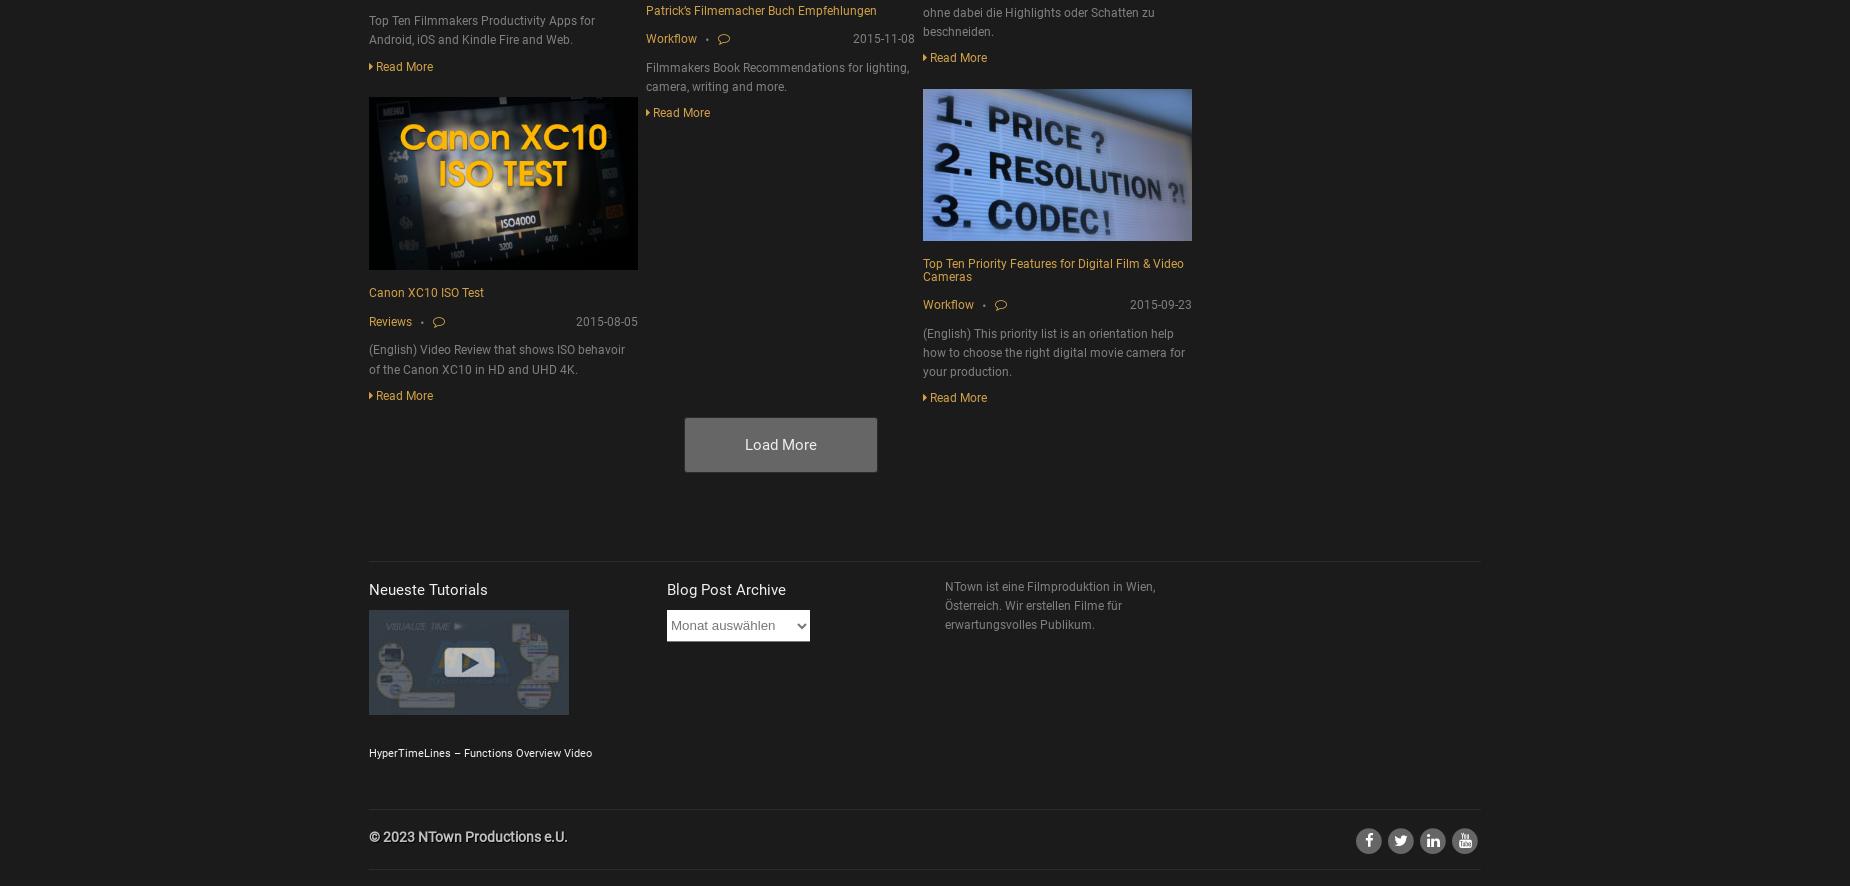  What do you see at coordinates (646, 10) in the screenshot?
I see `'Patrick’s Filmemacher Buch Empfehlungen'` at bounding box center [646, 10].